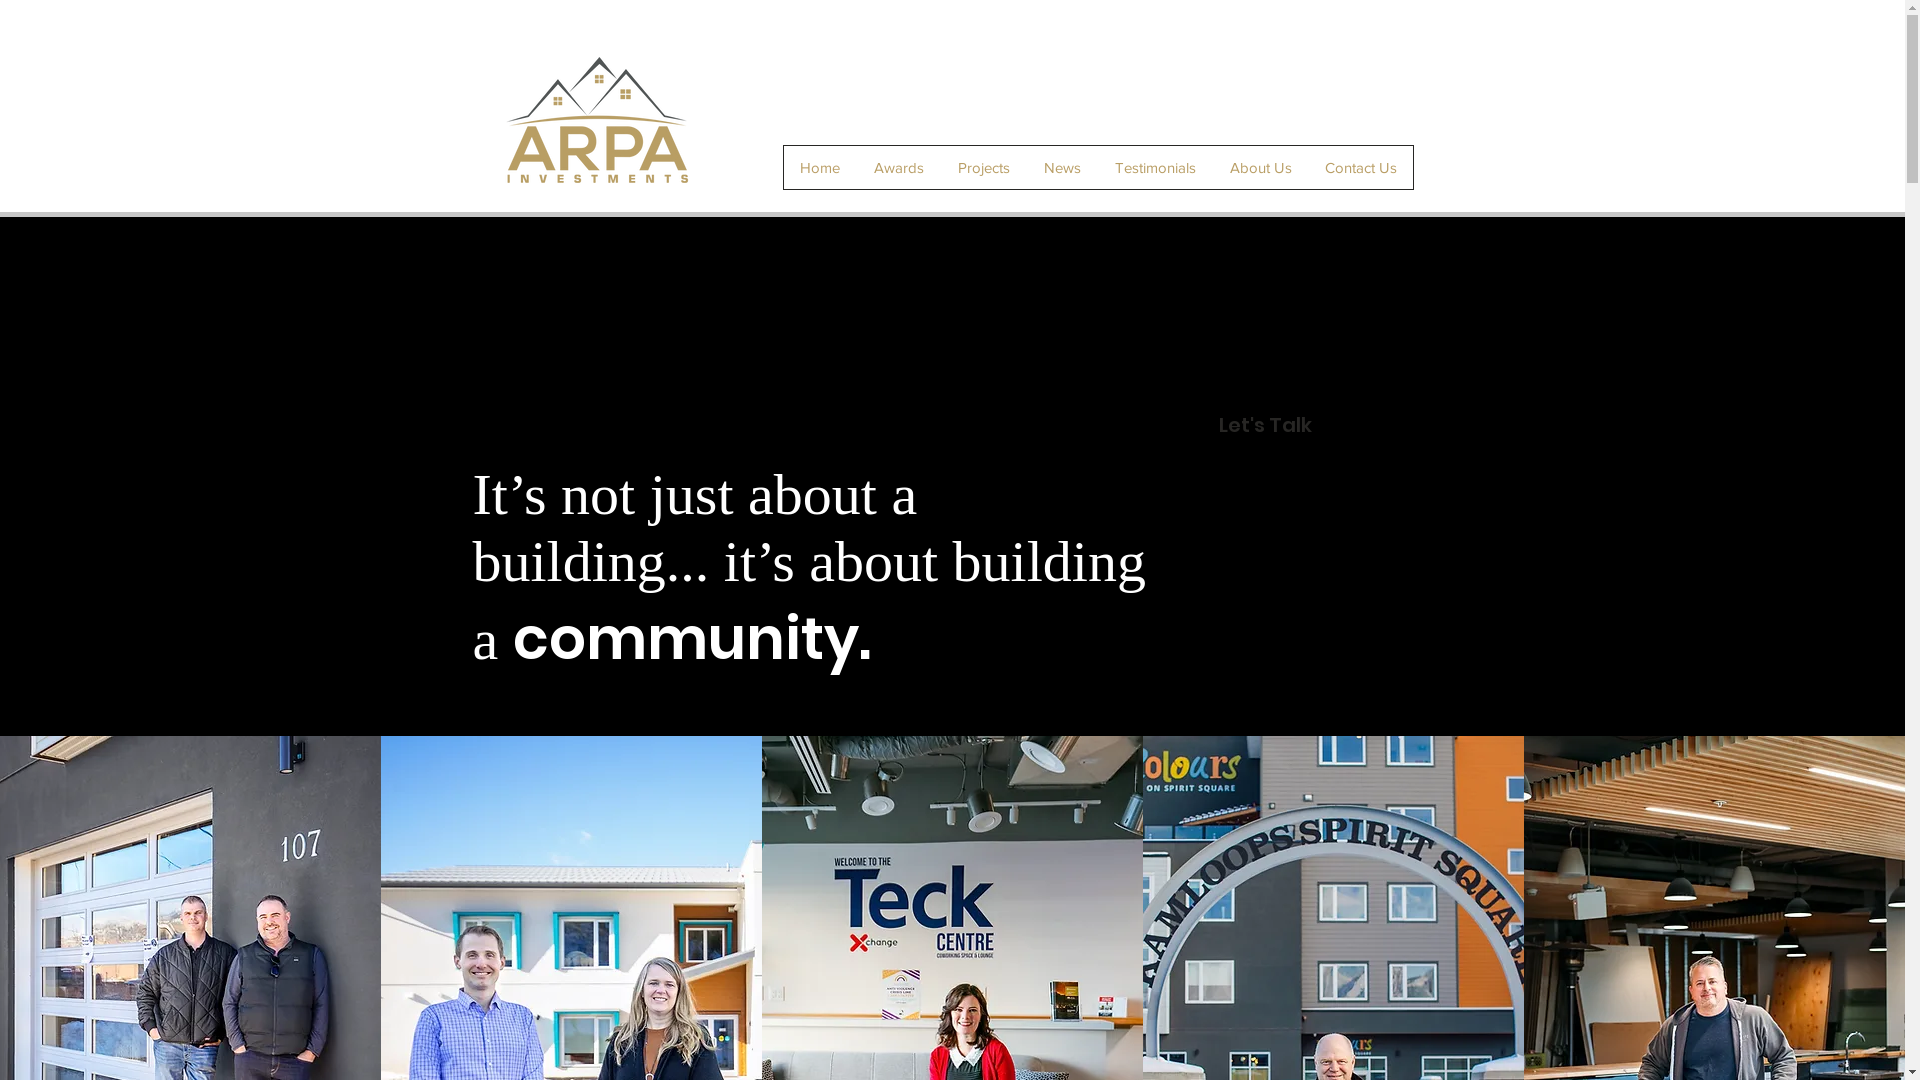 The height and width of the screenshot is (1080, 1920). What do you see at coordinates (1210, 166) in the screenshot?
I see `'About Us'` at bounding box center [1210, 166].